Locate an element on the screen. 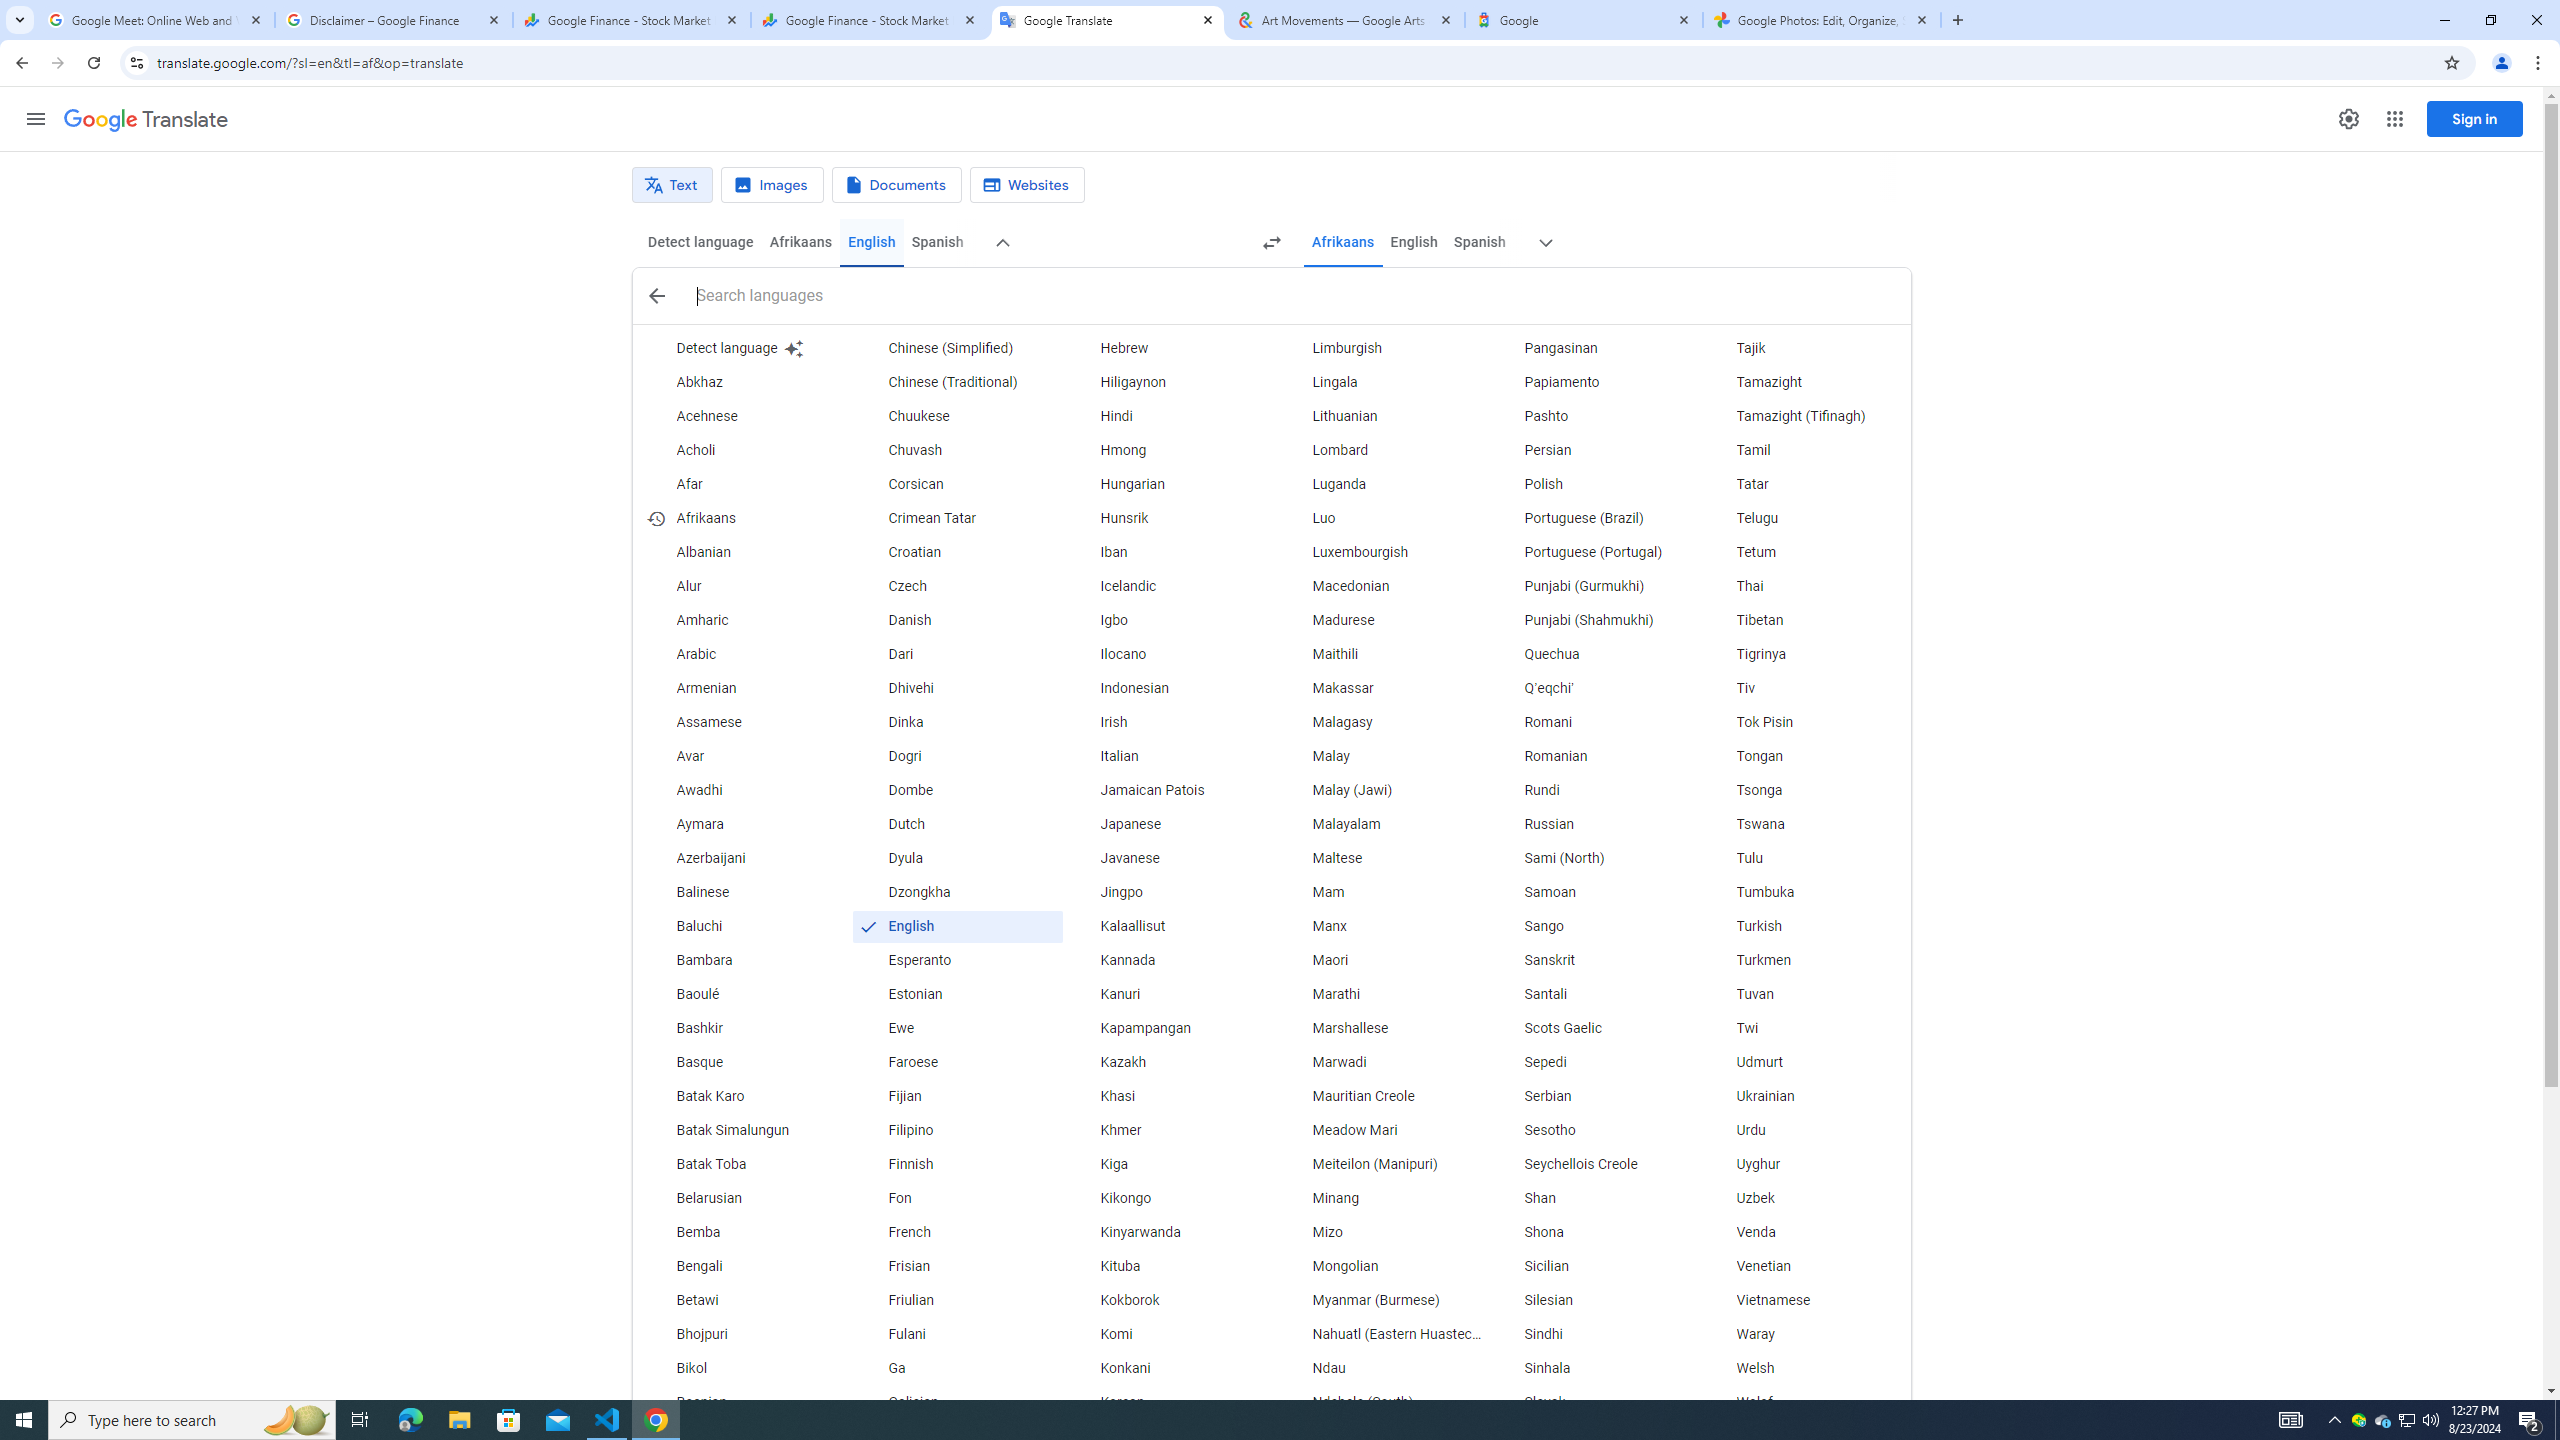 The width and height of the screenshot is (2560, 1440). 'Pashto' is located at coordinates (1593, 415).